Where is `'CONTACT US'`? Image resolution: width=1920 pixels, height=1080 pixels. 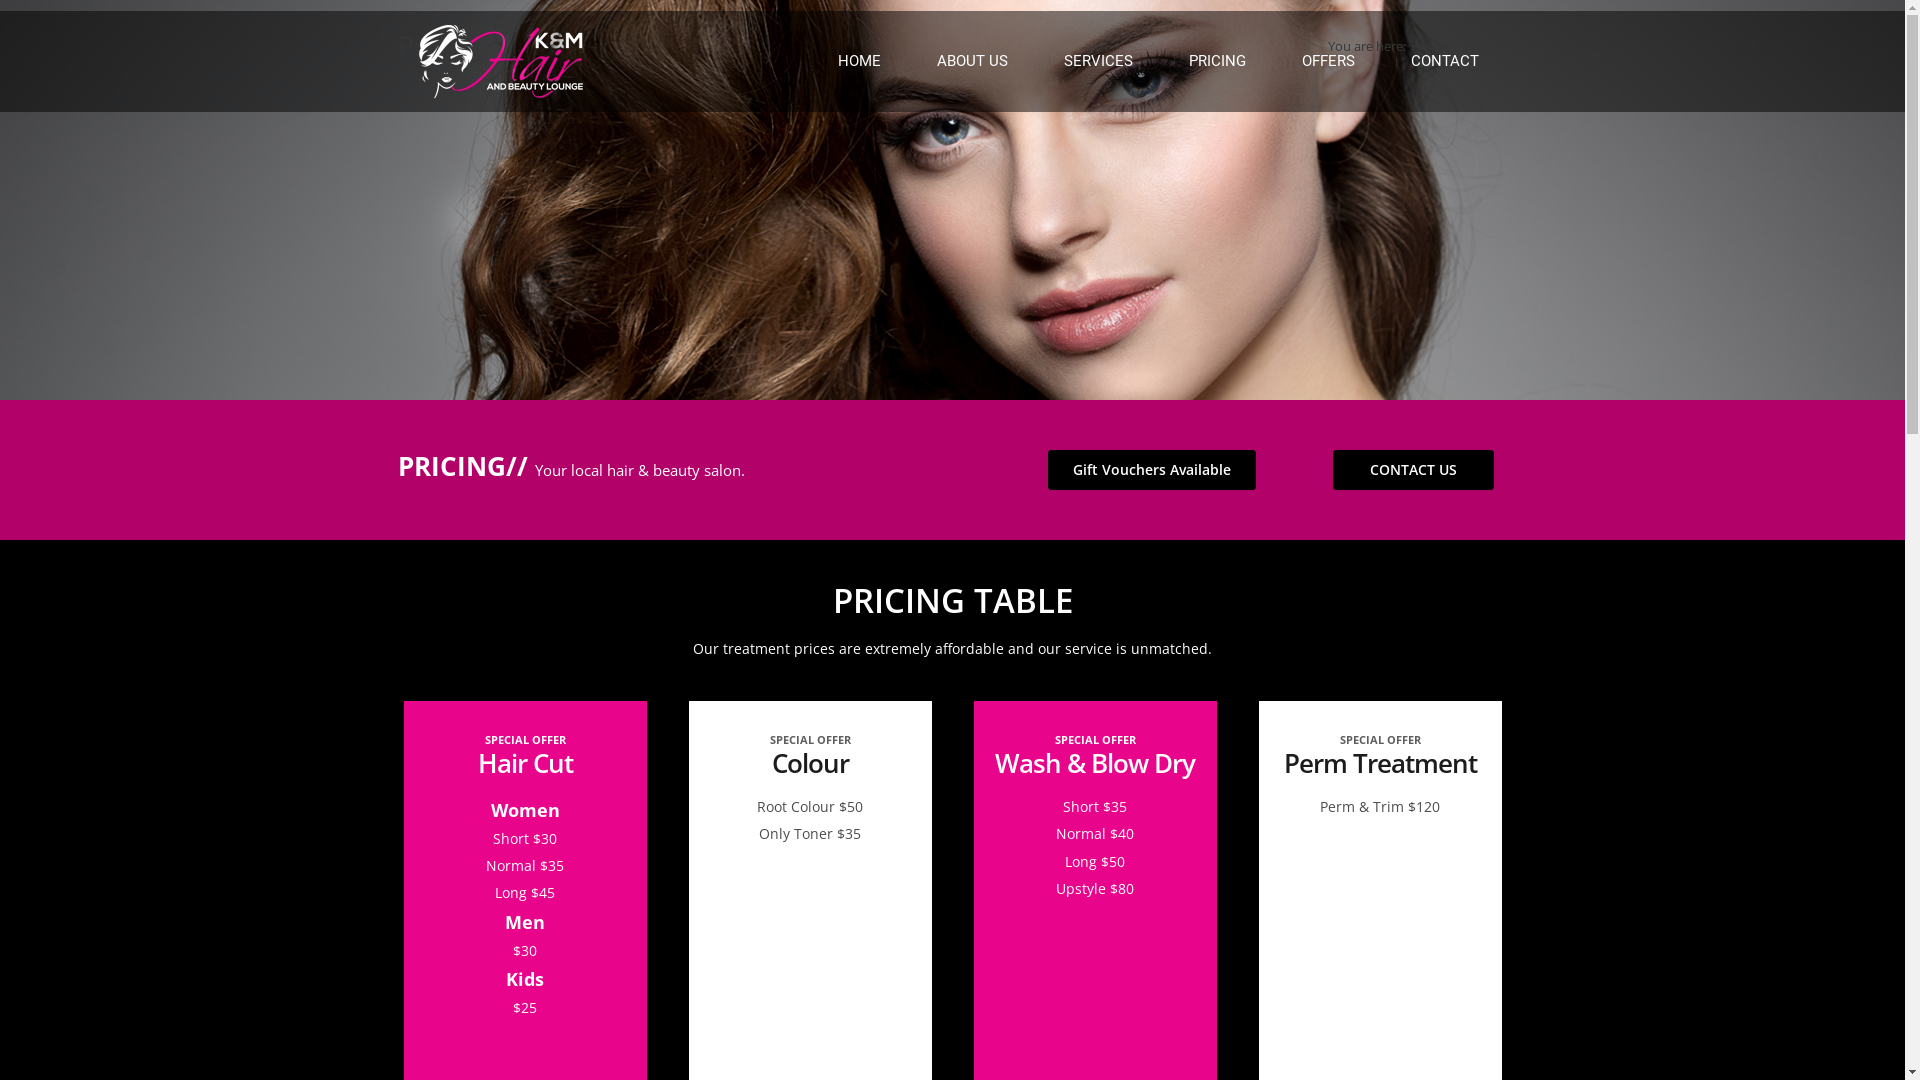 'CONTACT US' is located at coordinates (1411, 470).